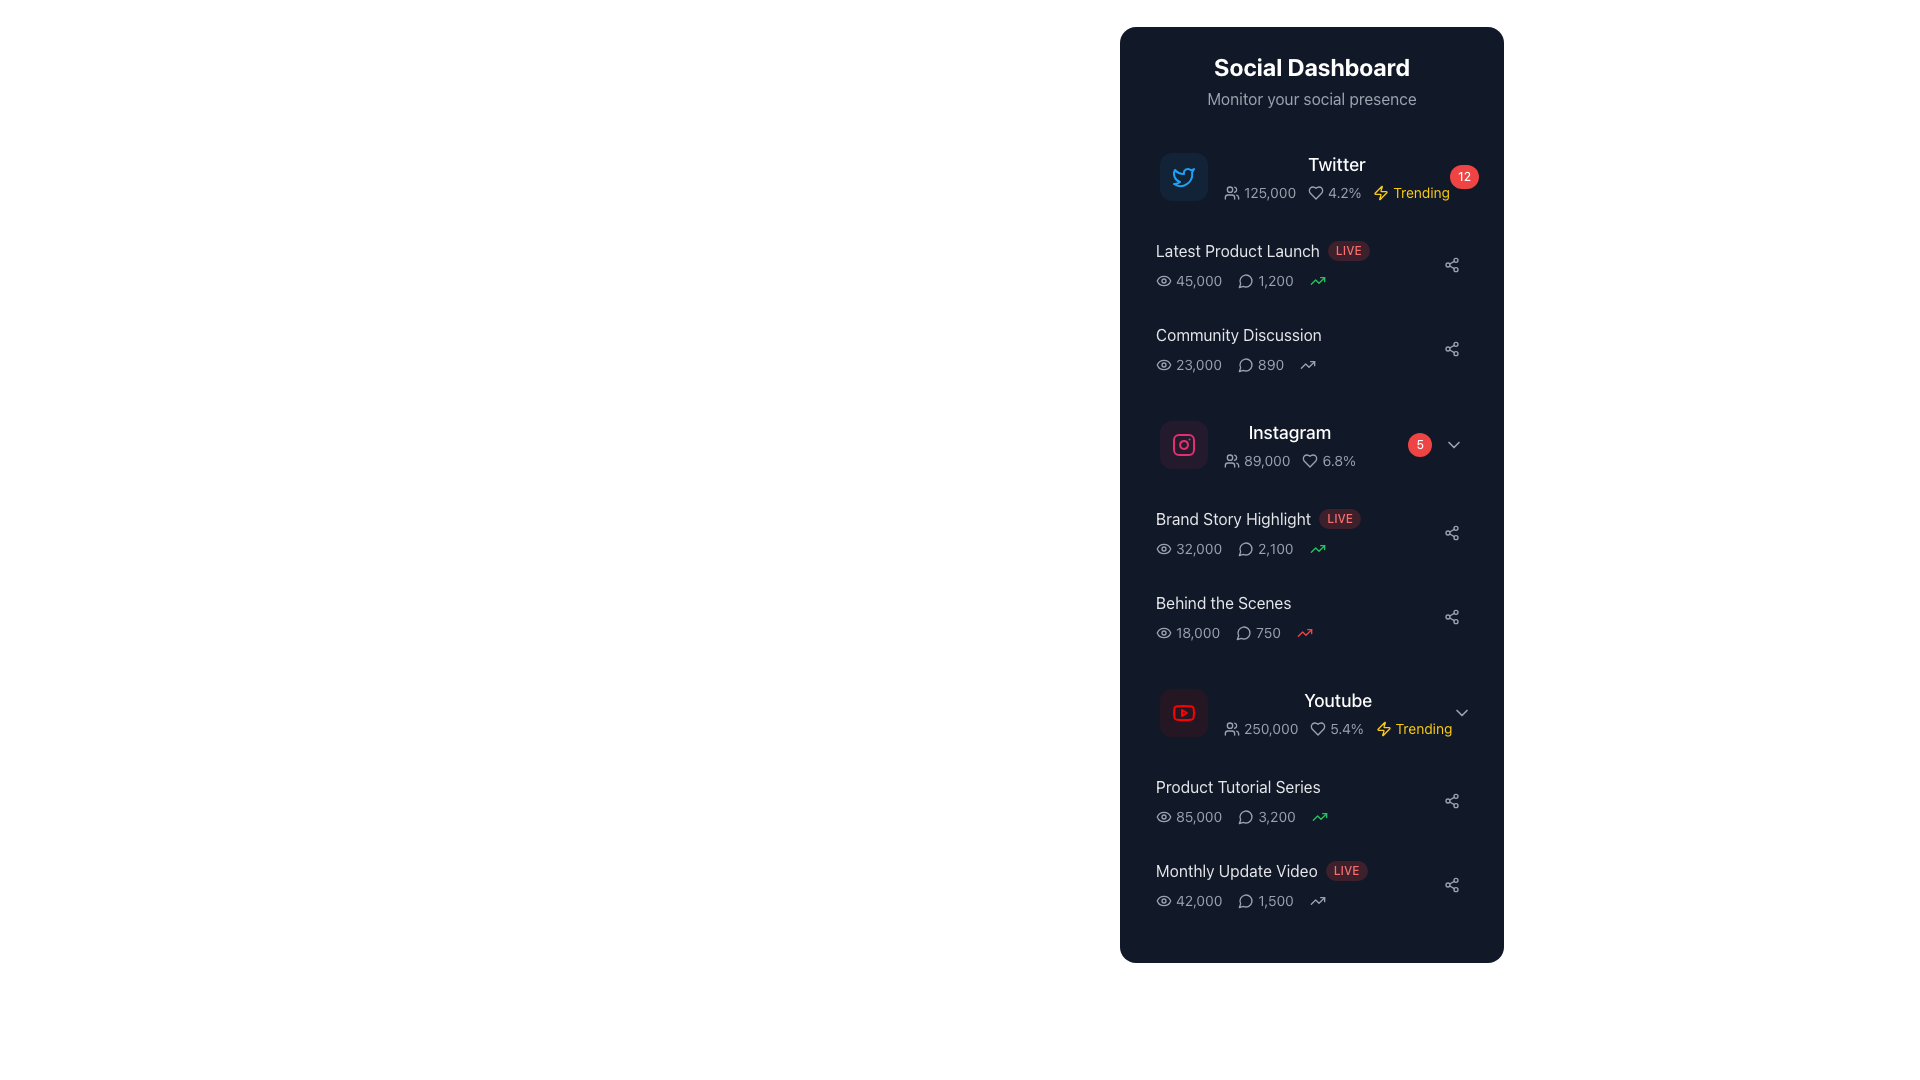 The width and height of the screenshot is (1920, 1080). I want to click on the icons in the Statistical data group related to the 'Product Tutorial Series' section, which displays metrics such as views and comments, so click(1296, 817).